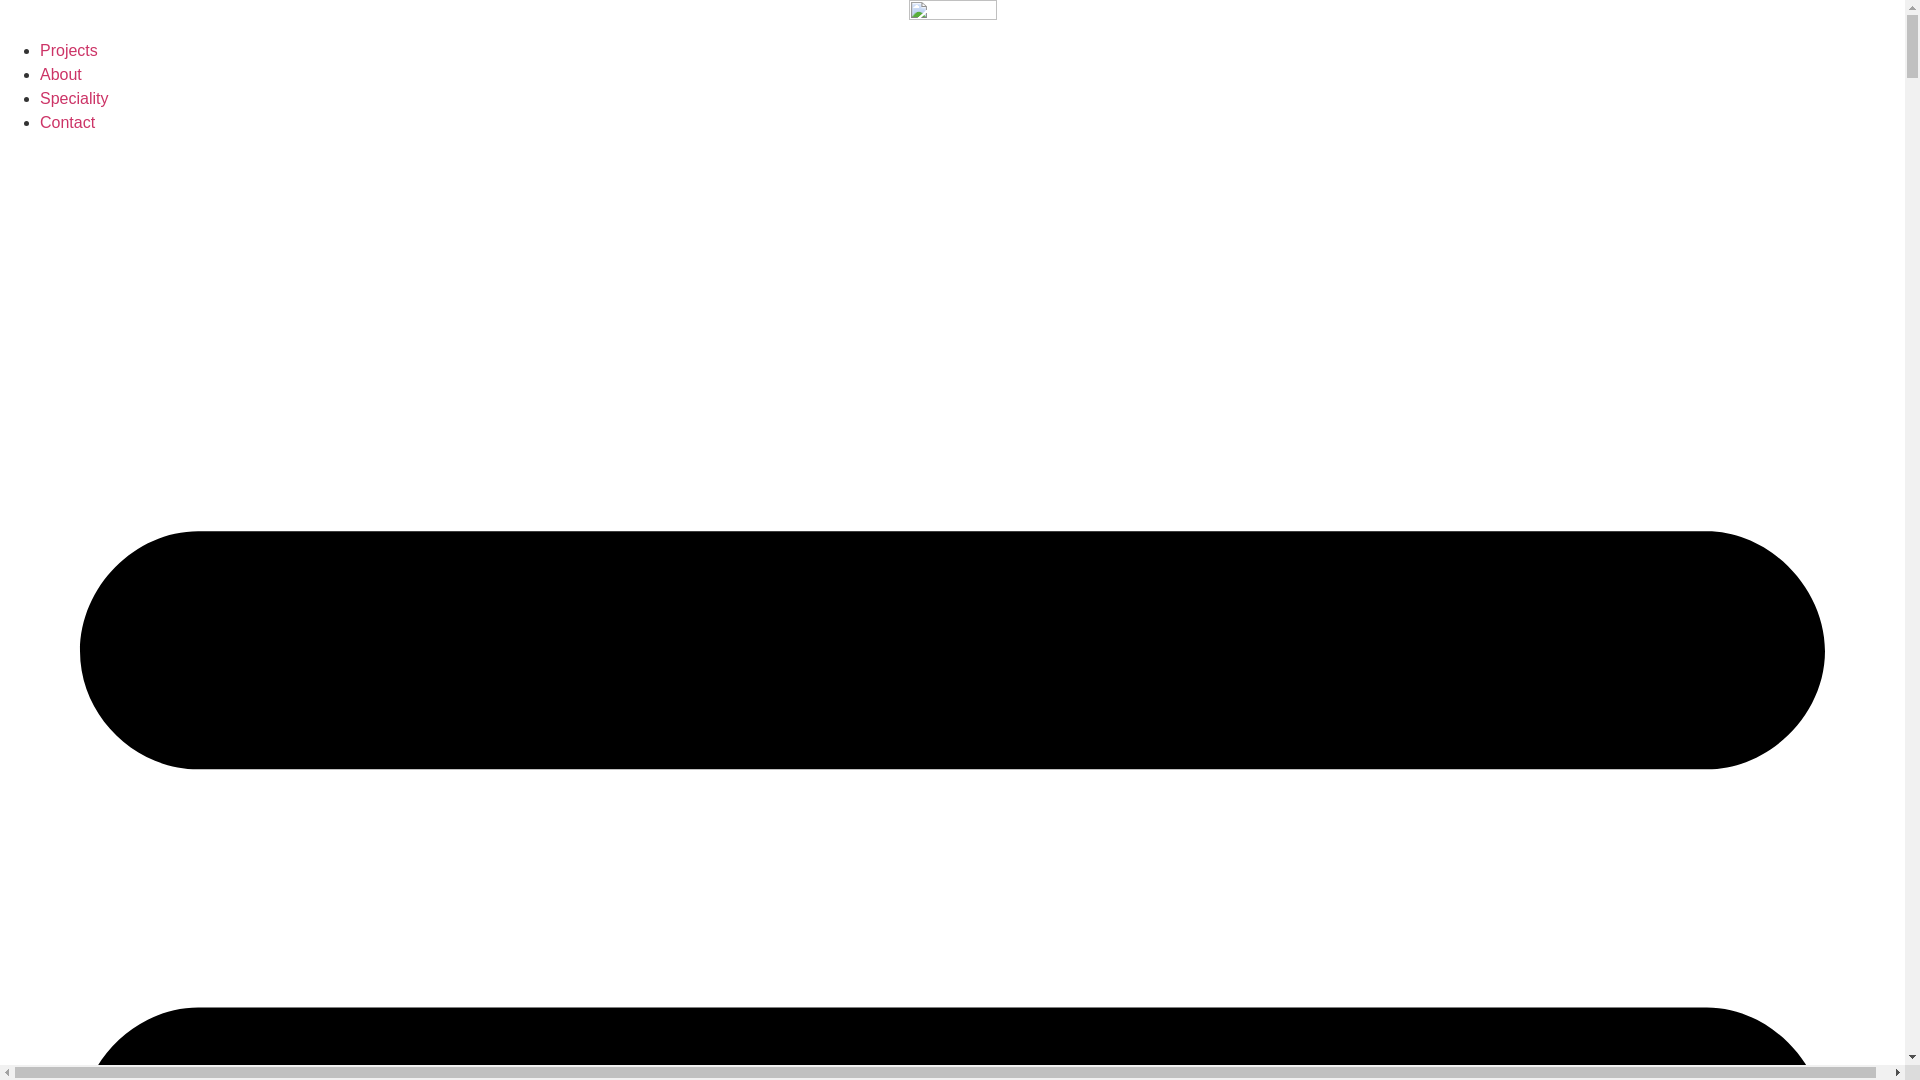 This screenshot has width=1920, height=1080. What do you see at coordinates (39, 122) in the screenshot?
I see `'Contact'` at bounding box center [39, 122].